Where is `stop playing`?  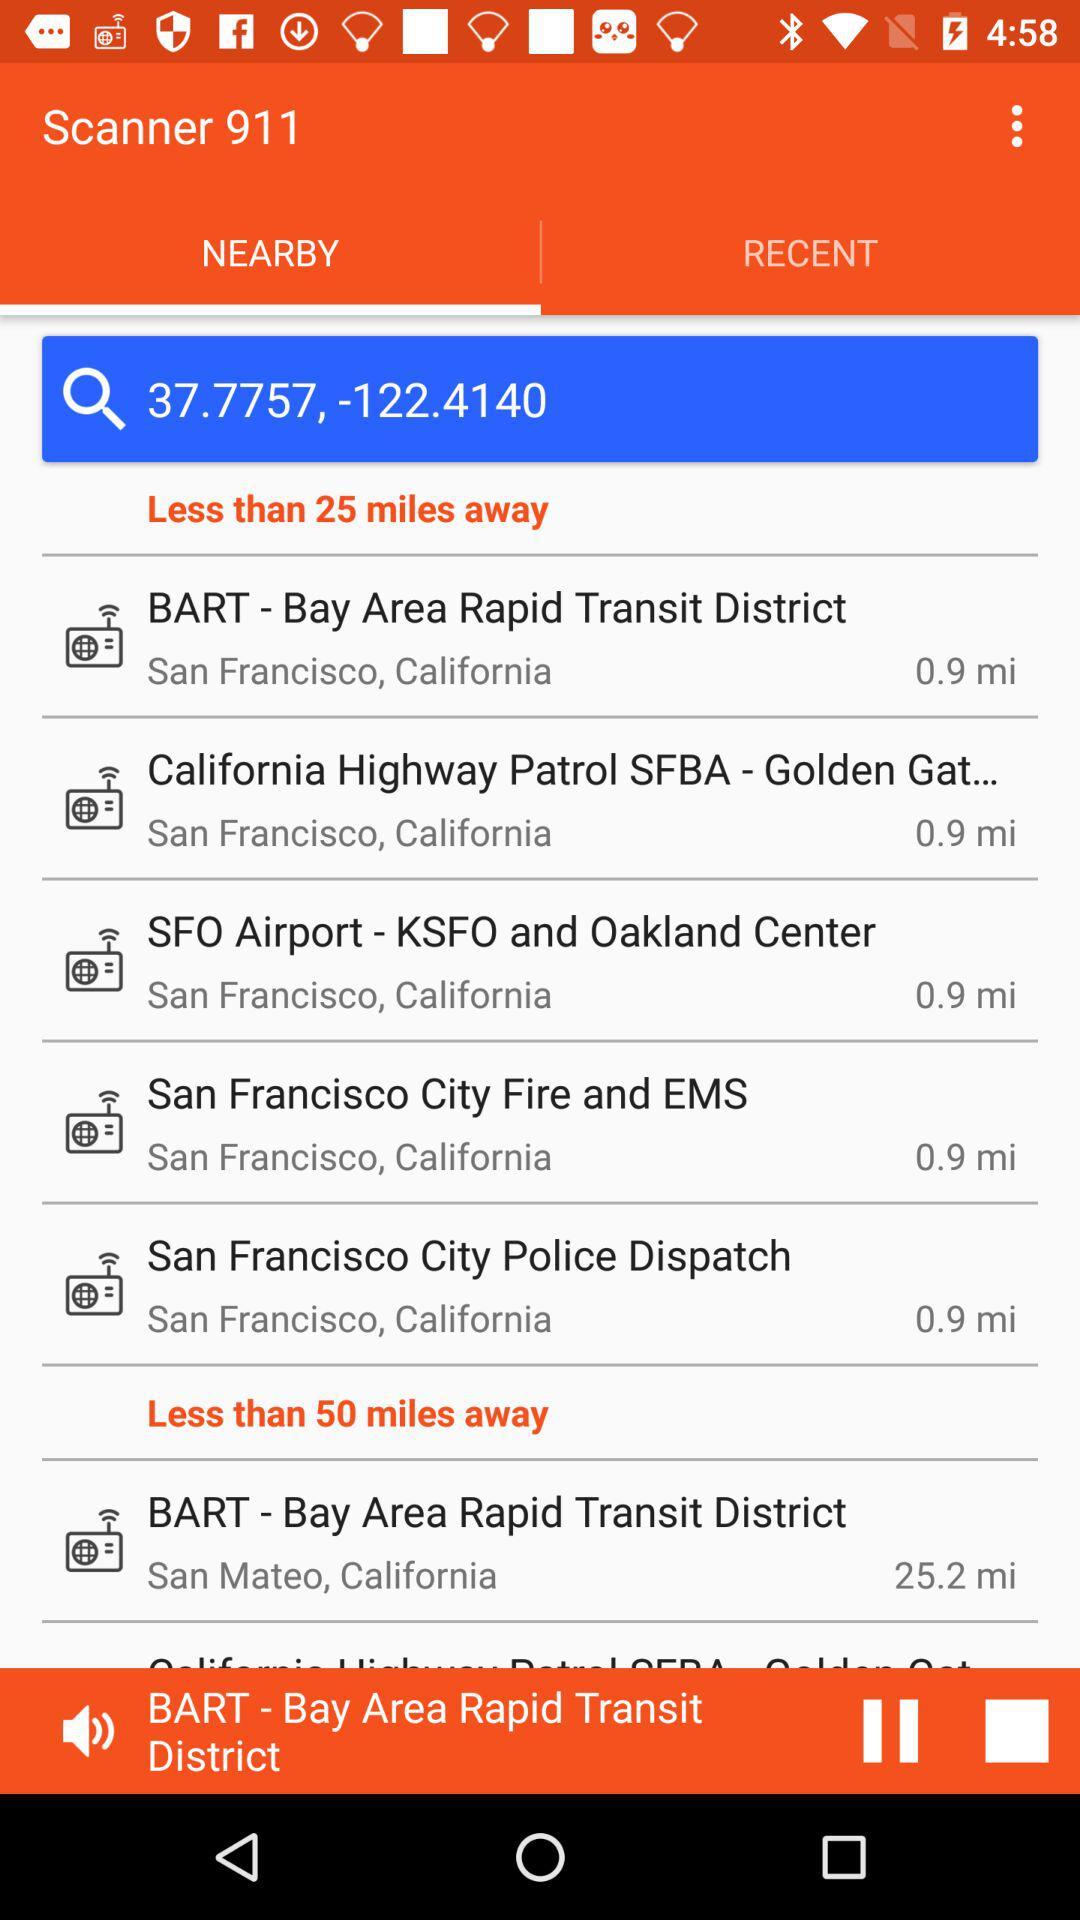 stop playing is located at coordinates (1017, 1730).